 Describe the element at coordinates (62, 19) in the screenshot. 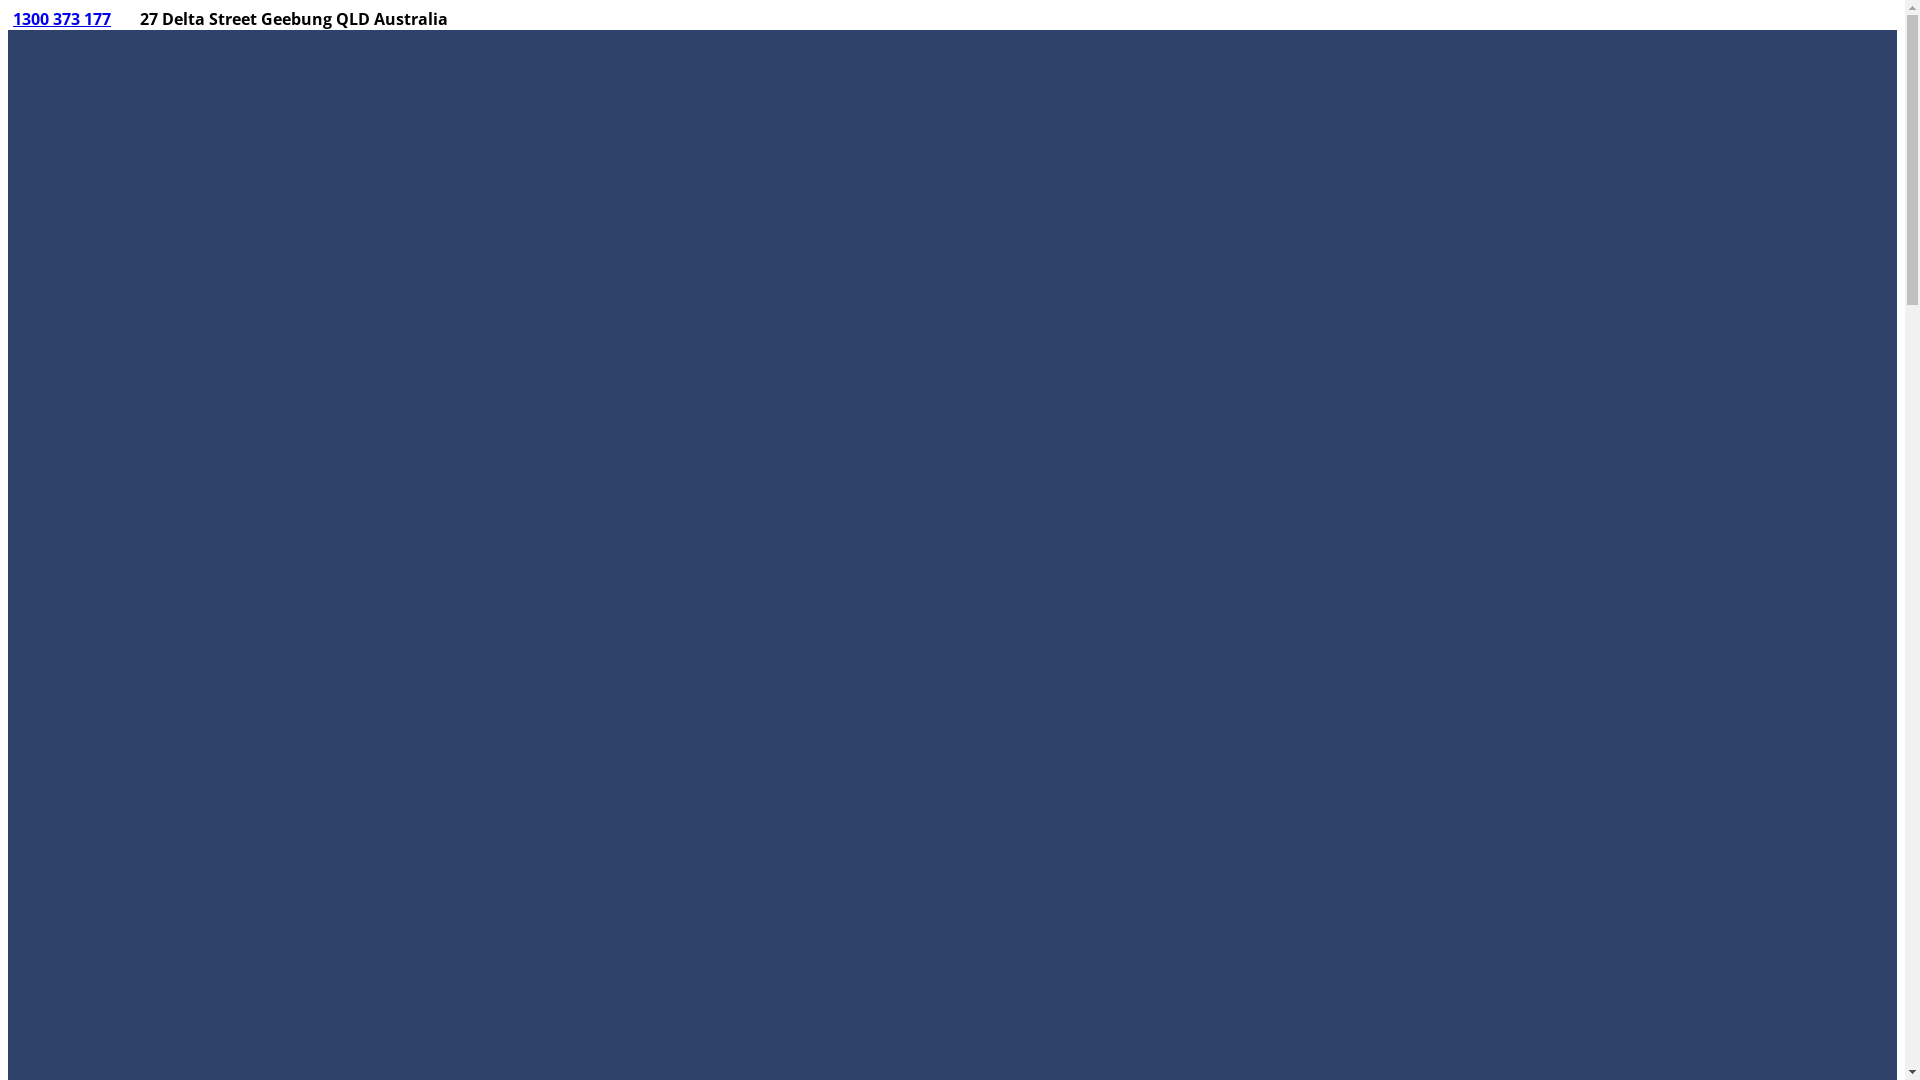

I see `'1300 373 177'` at that location.